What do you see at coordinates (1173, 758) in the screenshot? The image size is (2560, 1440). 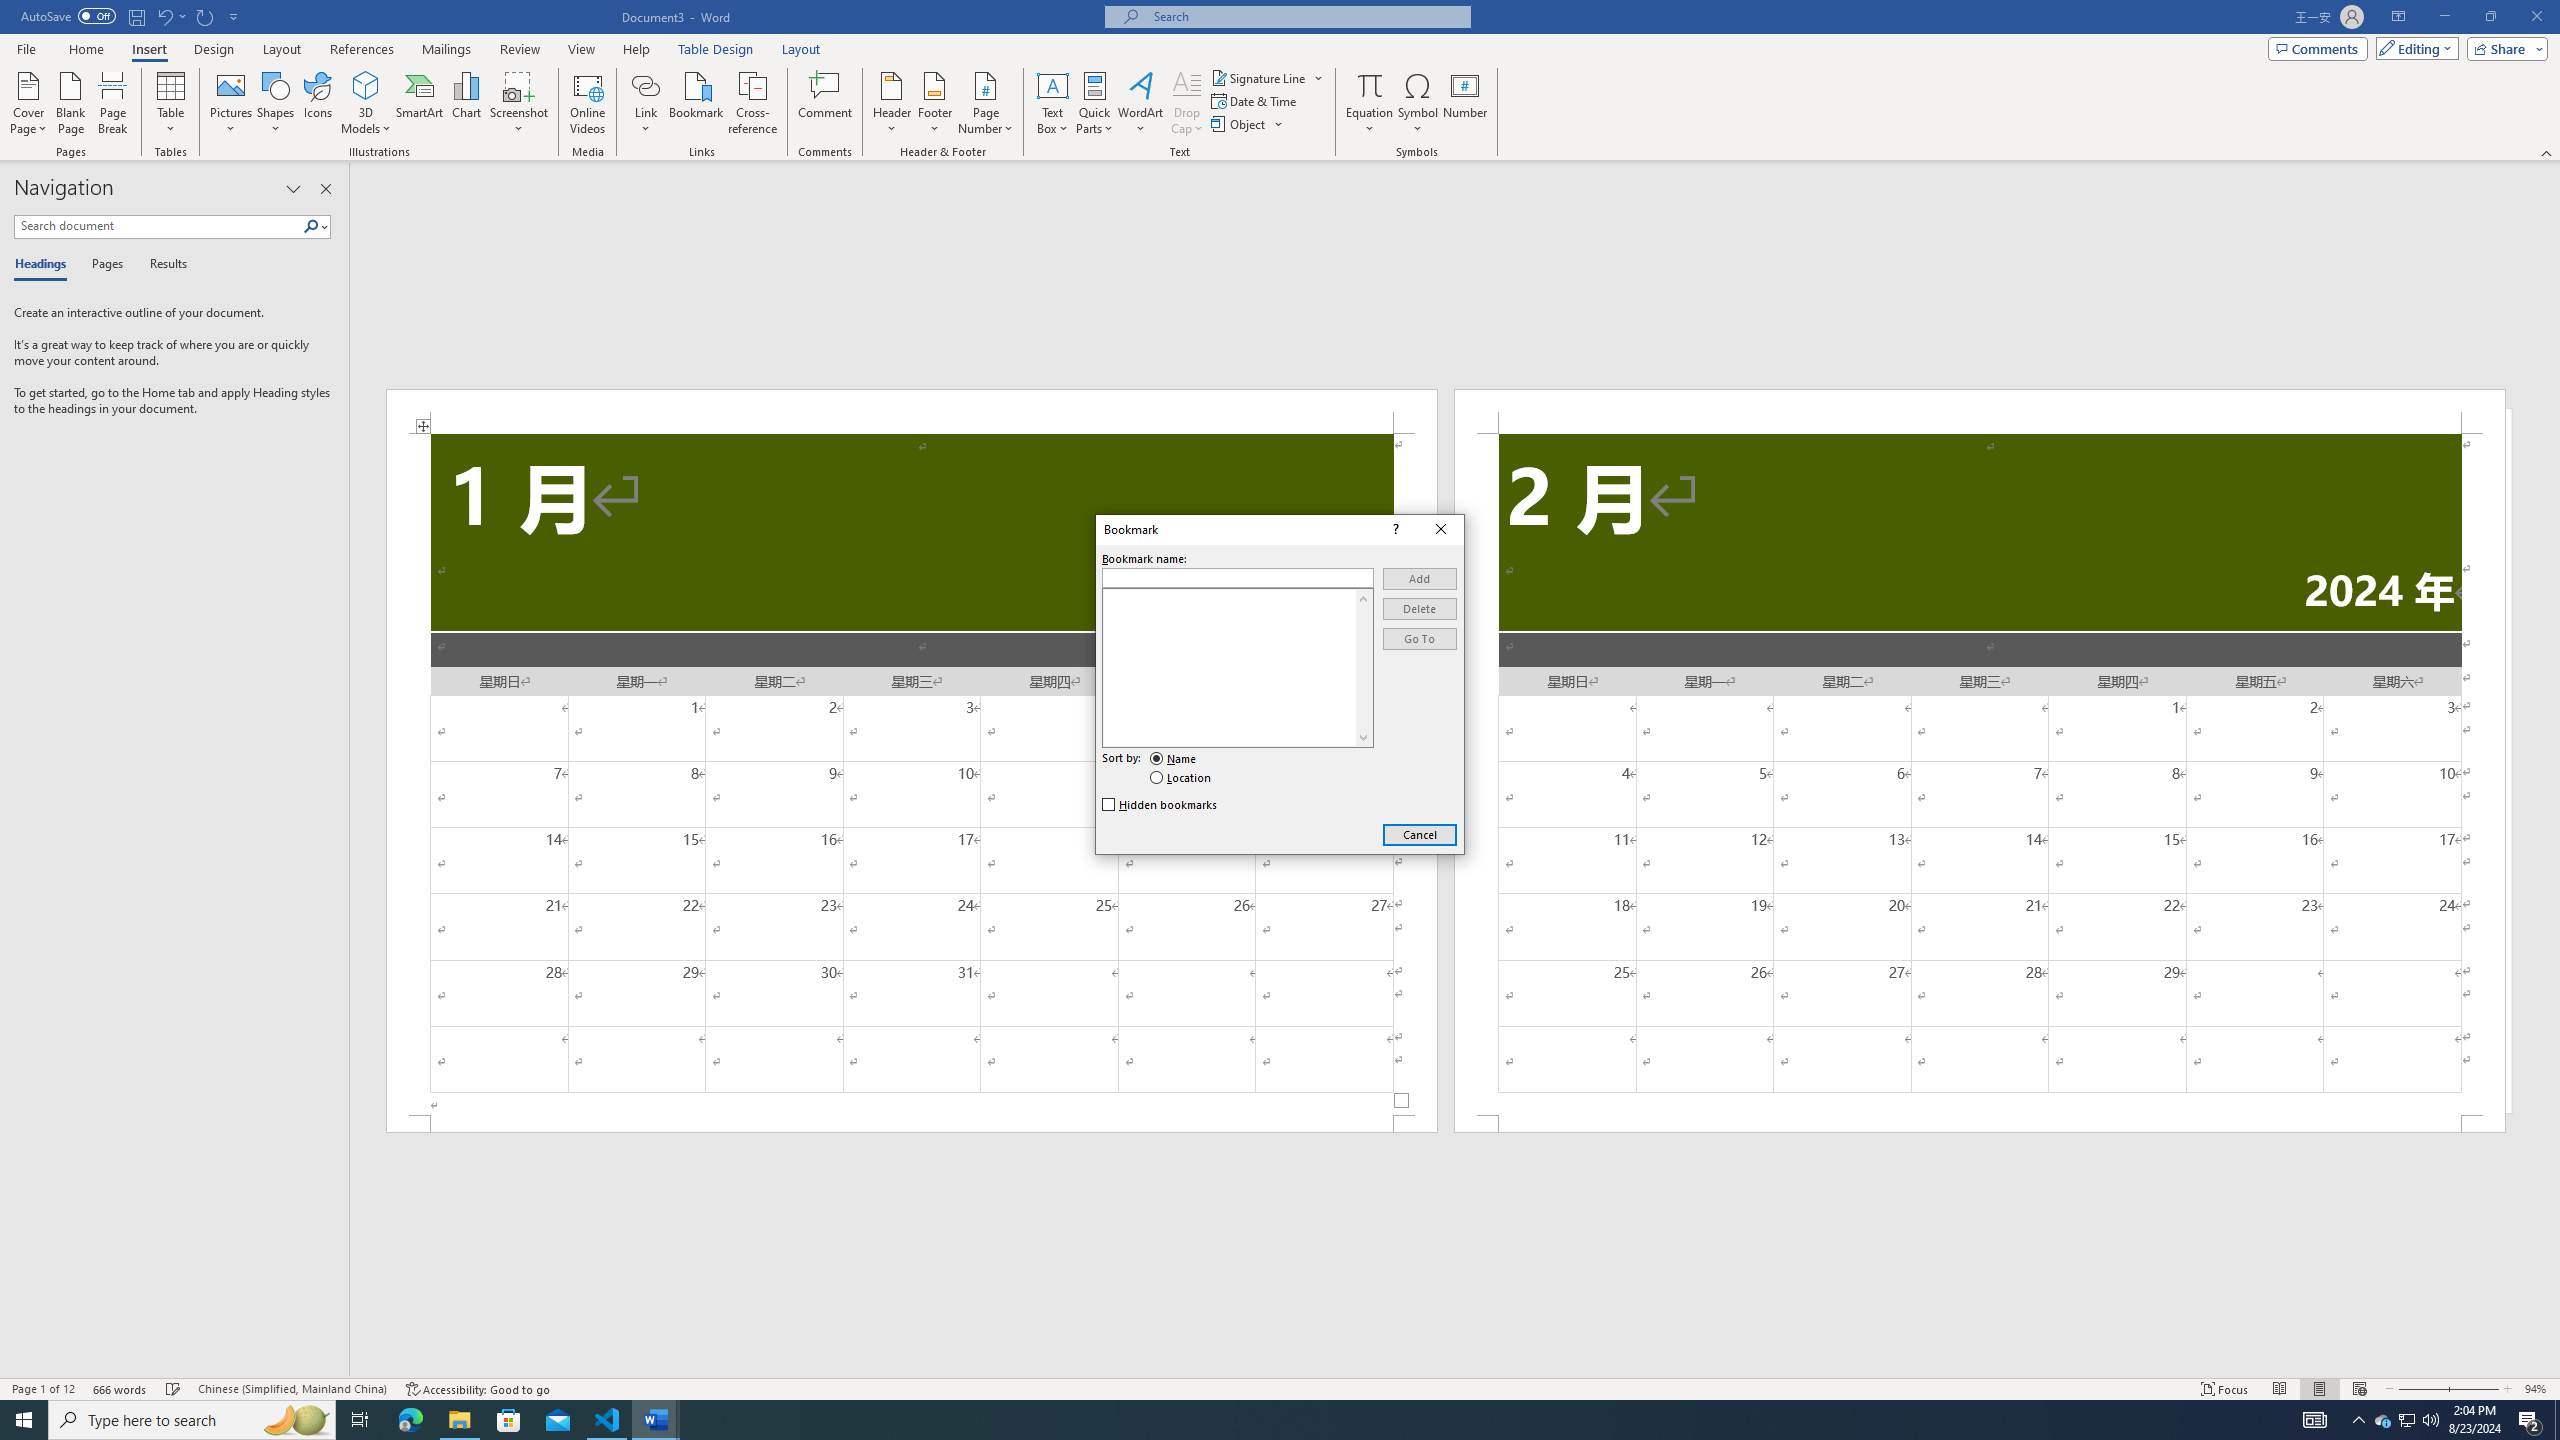 I see `'Name'` at bounding box center [1173, 758].